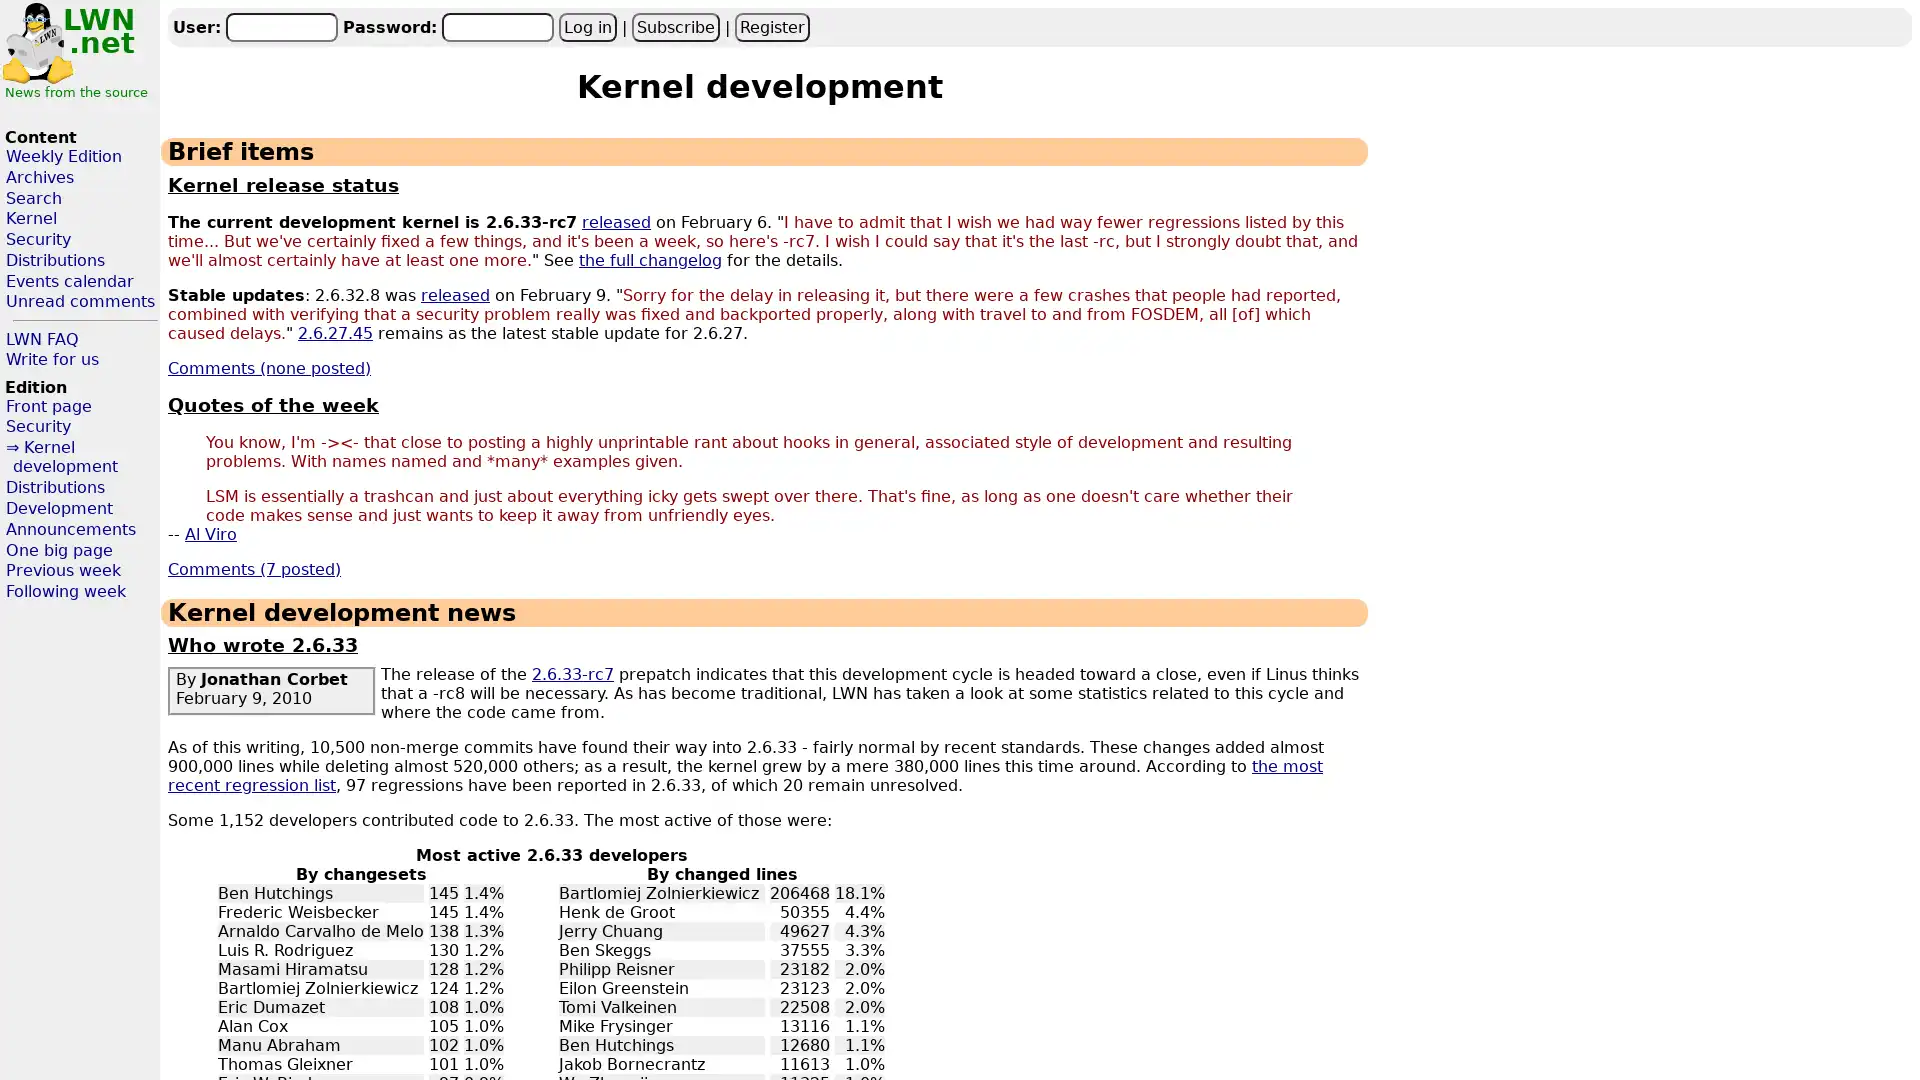 The image size is (1920, 1080). What do you see at coordinates (675, 26) in the screenshot?
I see `Subscribe` at bounding box center [675, 26].